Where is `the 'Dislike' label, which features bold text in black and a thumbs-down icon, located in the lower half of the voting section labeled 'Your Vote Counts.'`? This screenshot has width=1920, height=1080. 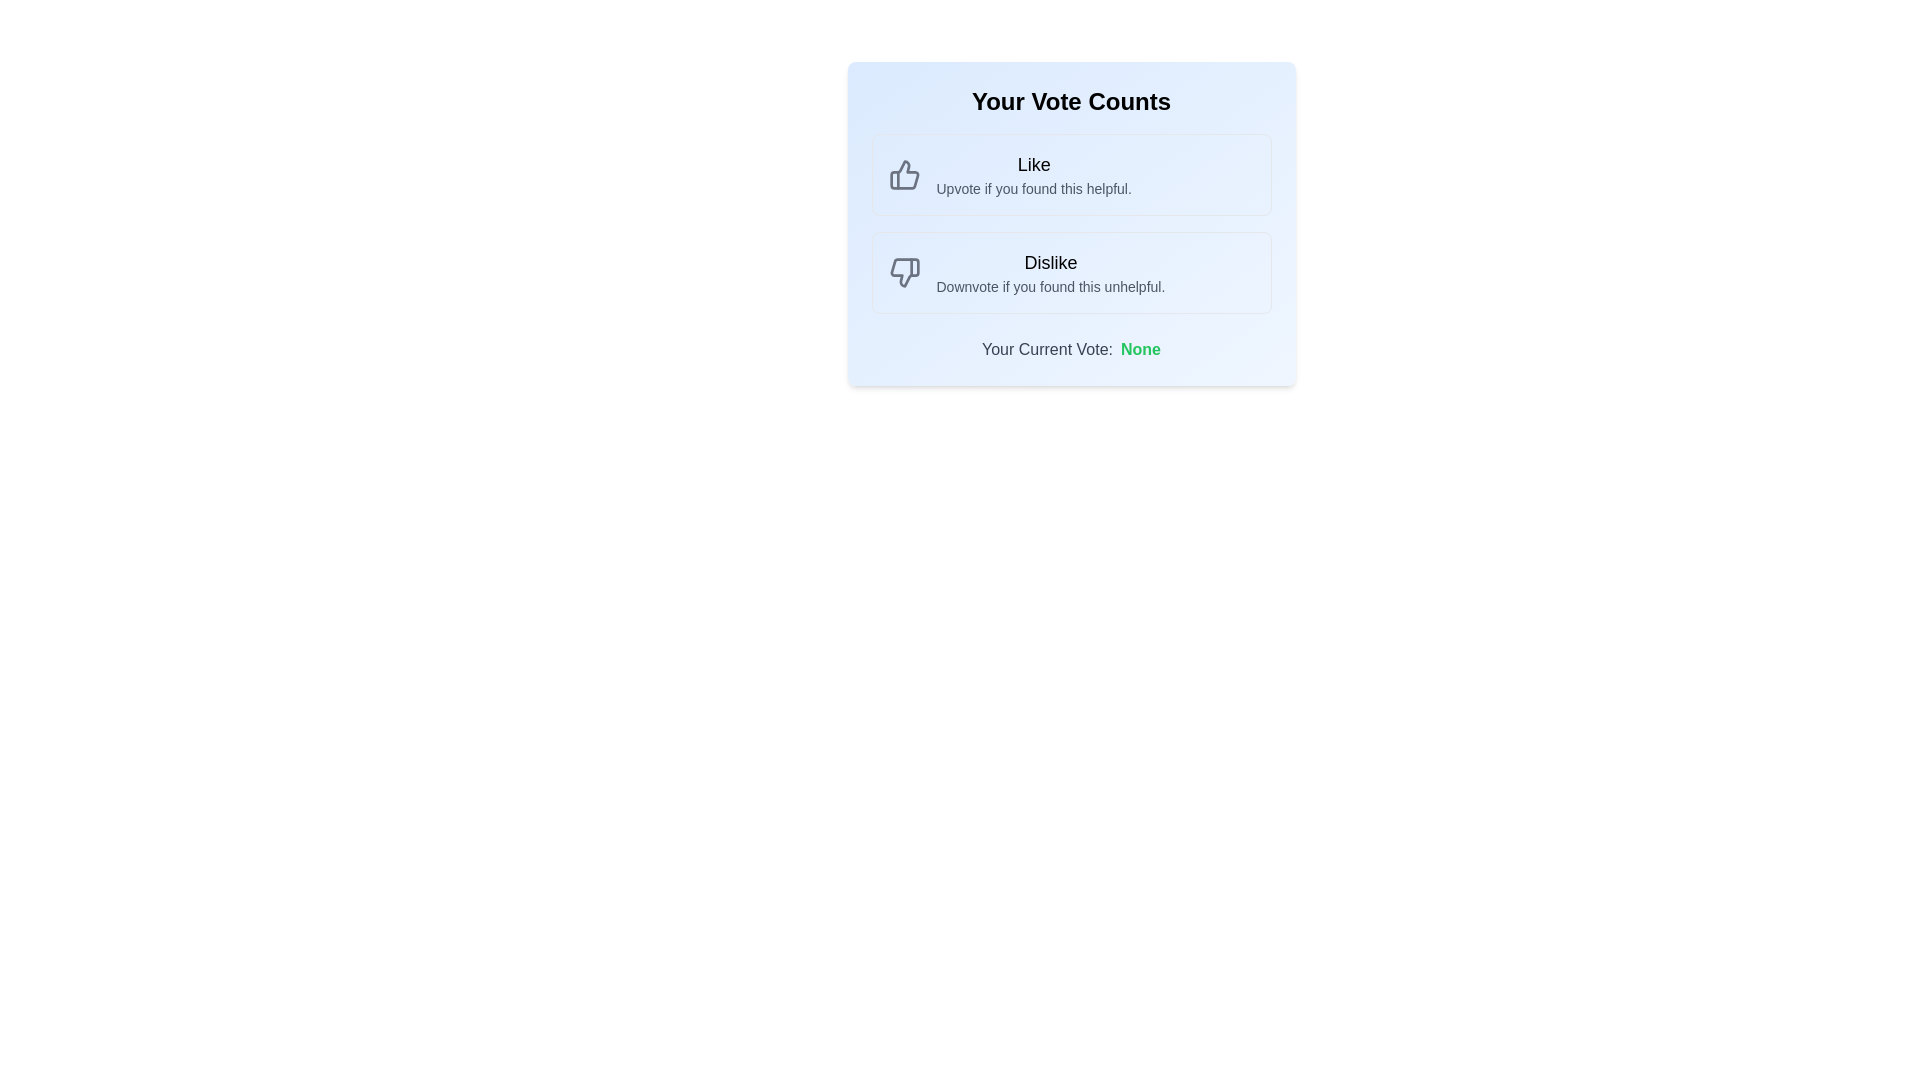
the 'Dislike' label, which features bold text in black and a thumbs-down icon, located in the lower half of the voting section labeled 'Your Vote Counts.' is located at coordinates (1049, 261).